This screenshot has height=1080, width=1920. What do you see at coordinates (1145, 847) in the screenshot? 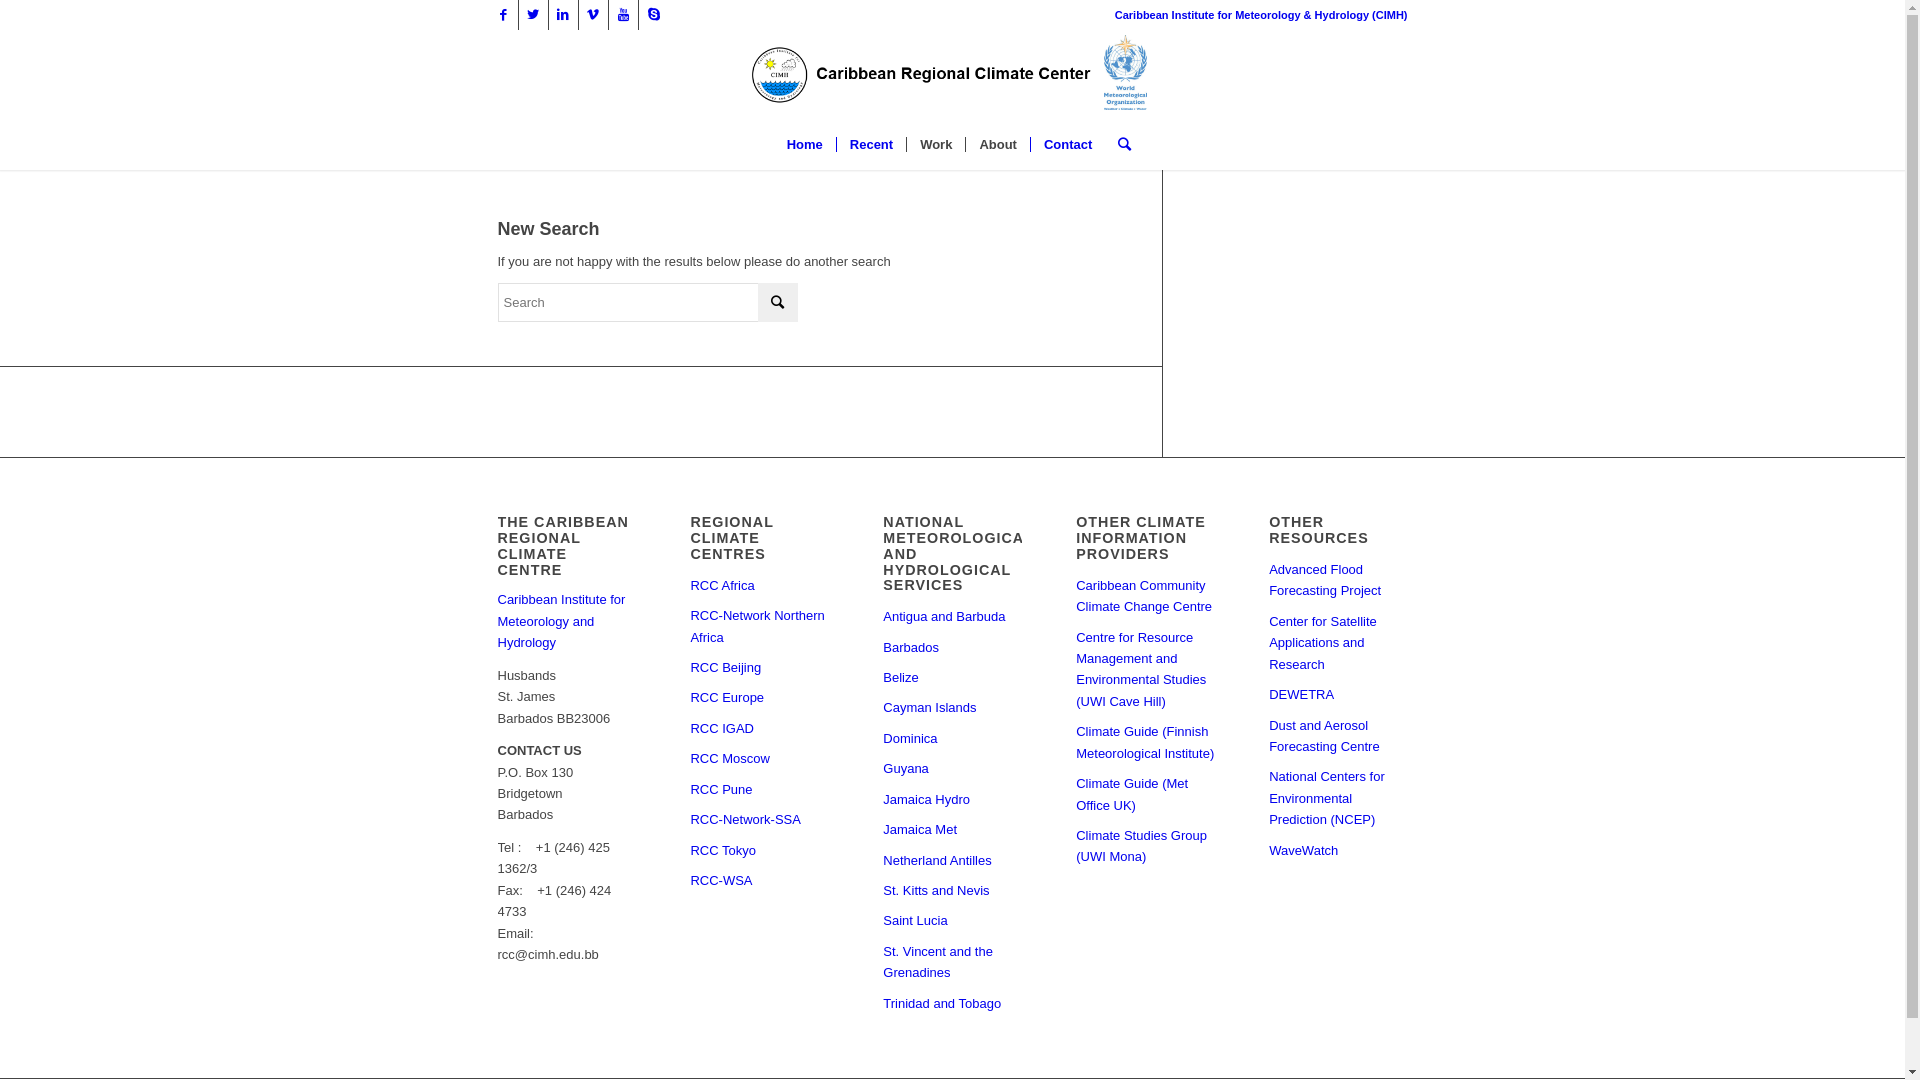
I see `'Climate Studies Group (UWI Mona)'` at bounding box center [1145, 847].